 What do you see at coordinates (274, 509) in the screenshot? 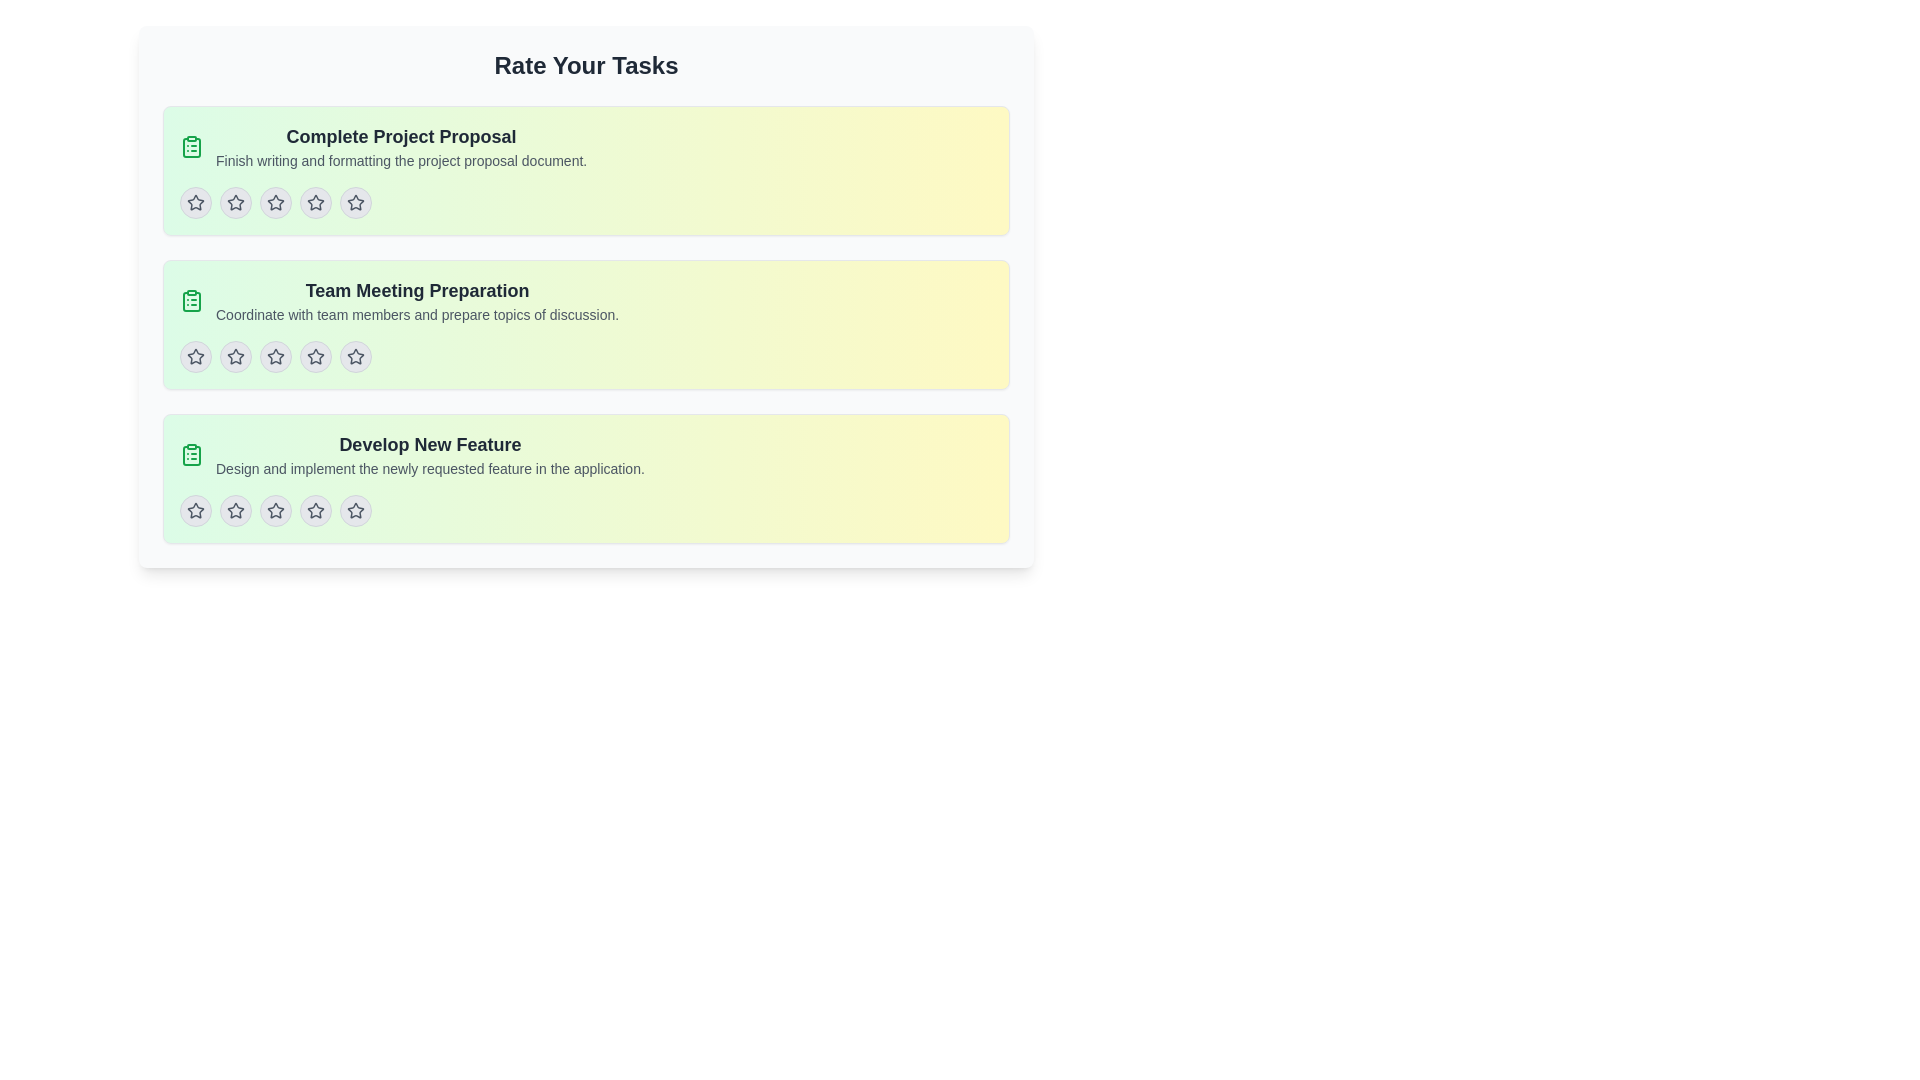
I see `the fourth star icon in the row of five star icons to rate the task titled 'Develop New Feature'` at bounding box center [274, 509].